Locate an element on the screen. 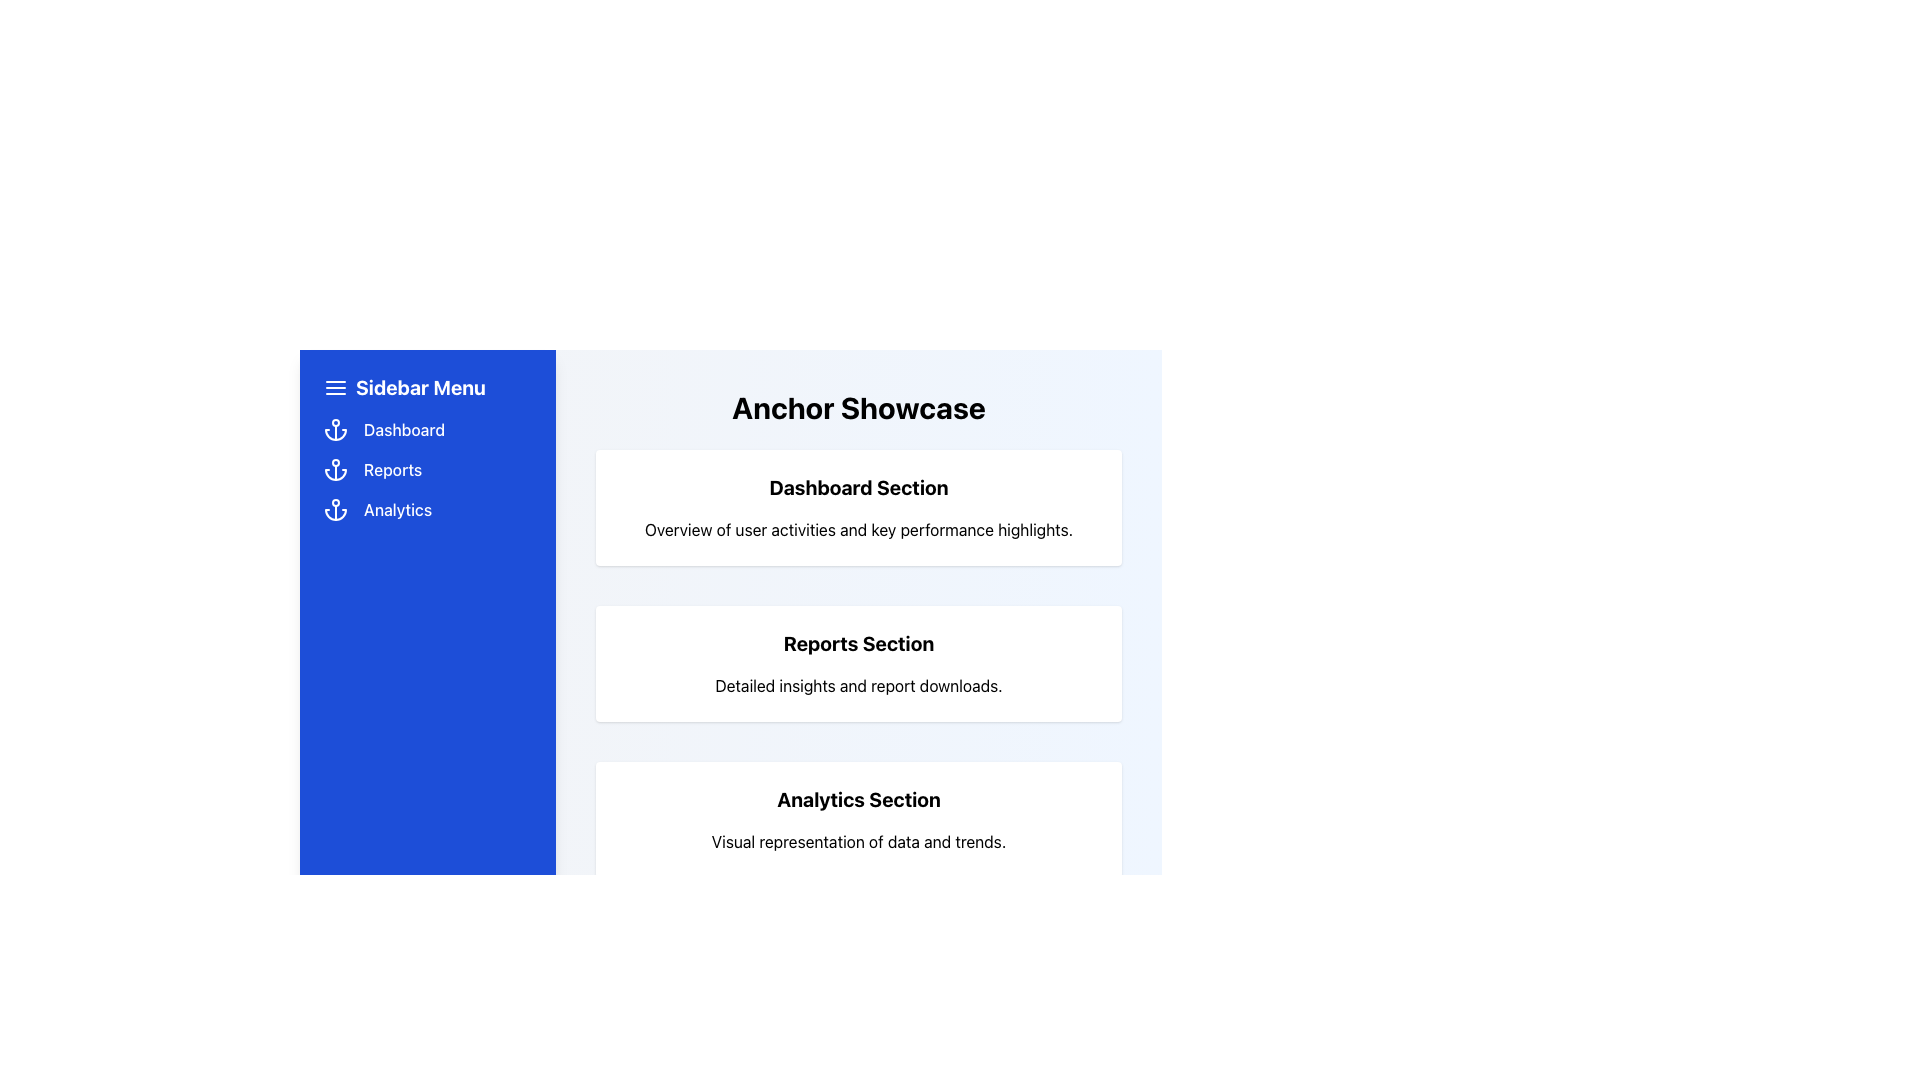 This screenshot has width=1920, height=1080. text displayed prominently in bold font saying 'Analytics Section' located at the center of the card is located at coordinates (859, 798).